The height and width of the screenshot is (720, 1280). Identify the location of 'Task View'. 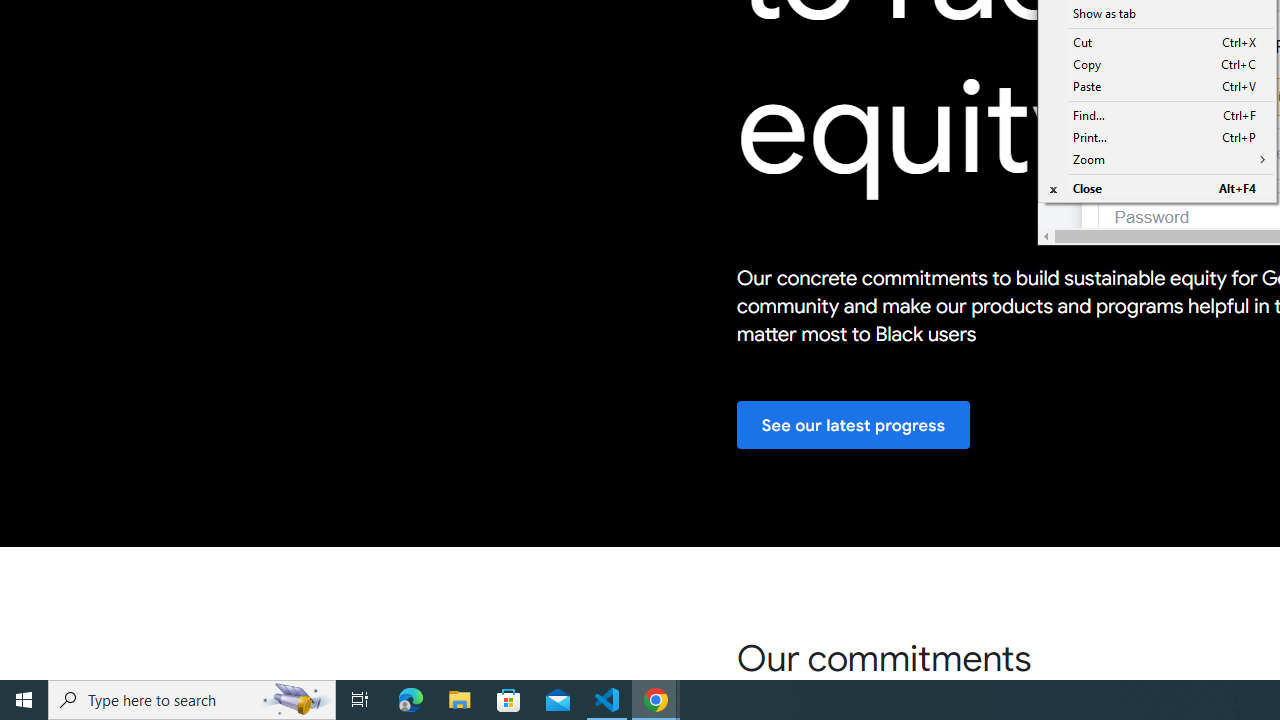
(359, 698).